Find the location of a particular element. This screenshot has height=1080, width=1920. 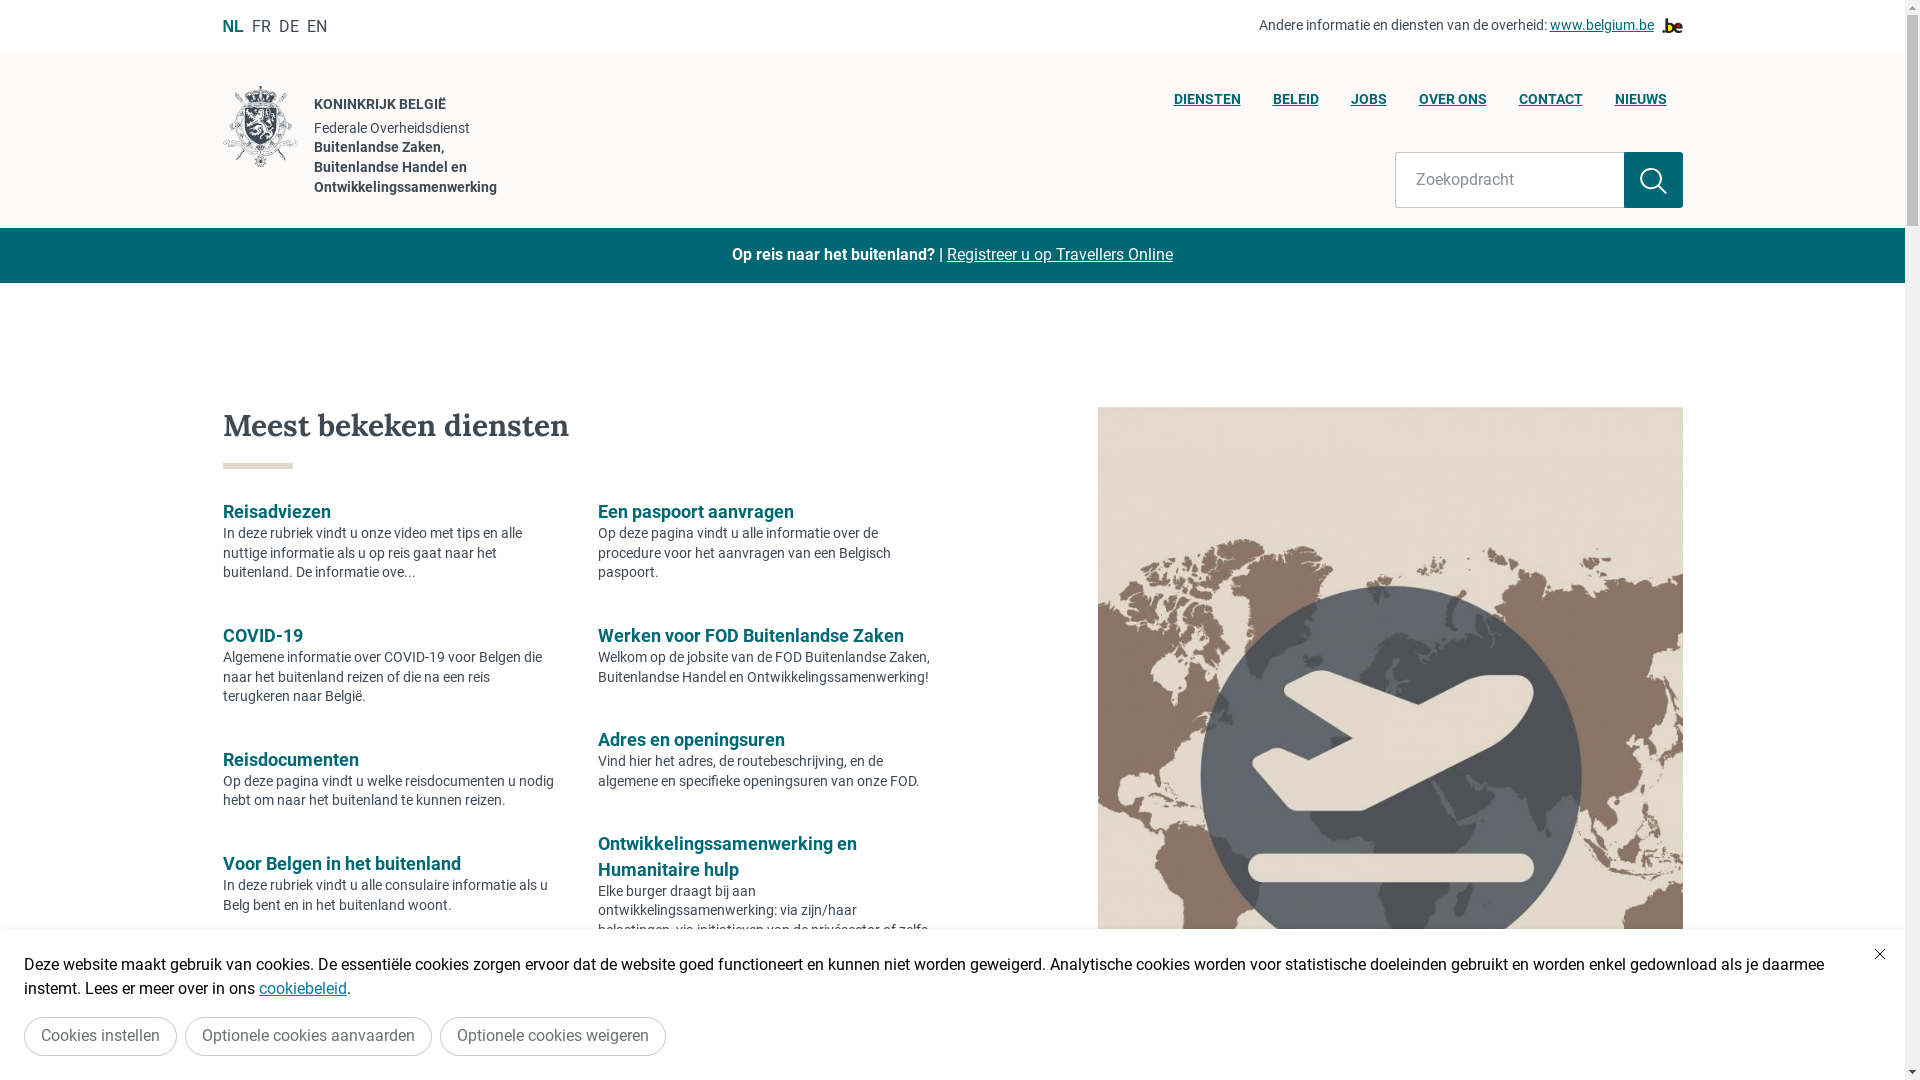

'COVID-19' is located at coordinates (261, 635).